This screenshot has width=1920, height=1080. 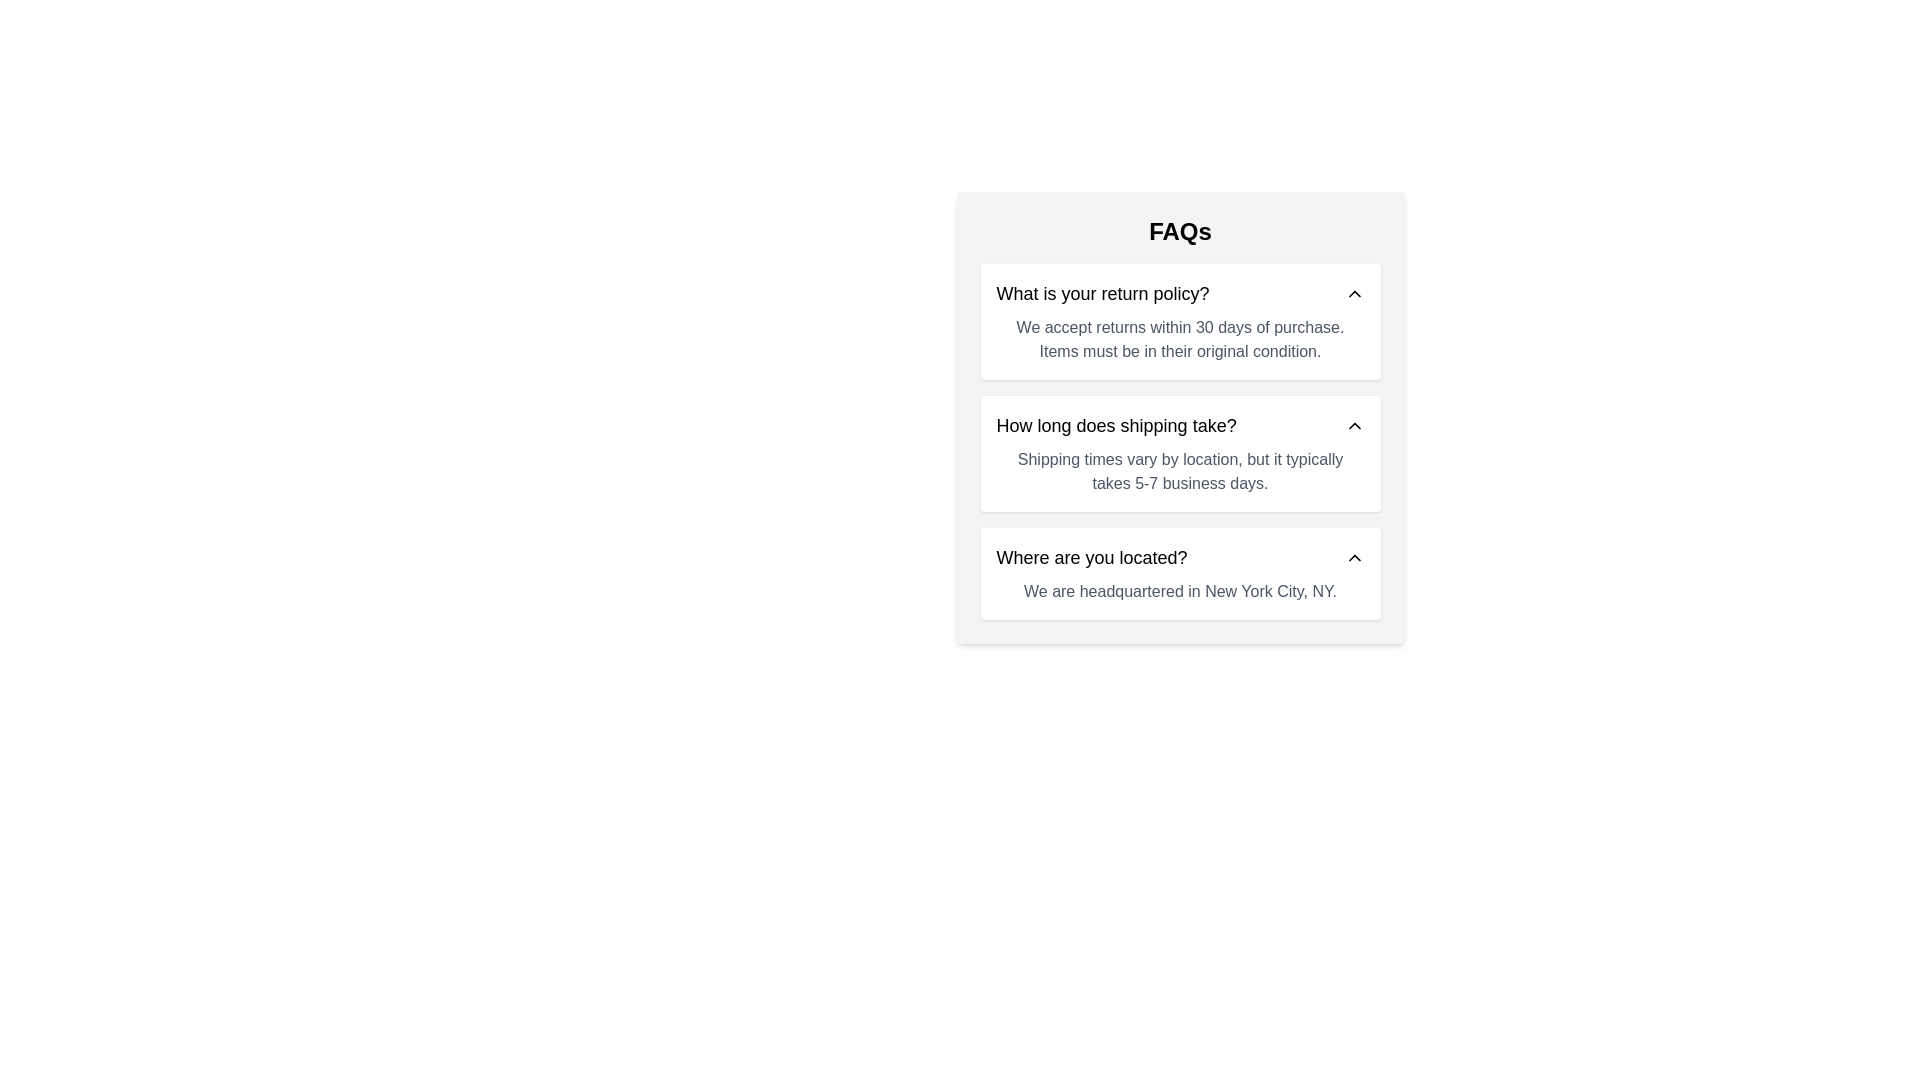 What do you see at coordinates (1180, 574) in the screenshot?
I see `the FAQ card that provides the answer to 'Where are you located?' in the FAQ section` at bounding box center [1180, 574].